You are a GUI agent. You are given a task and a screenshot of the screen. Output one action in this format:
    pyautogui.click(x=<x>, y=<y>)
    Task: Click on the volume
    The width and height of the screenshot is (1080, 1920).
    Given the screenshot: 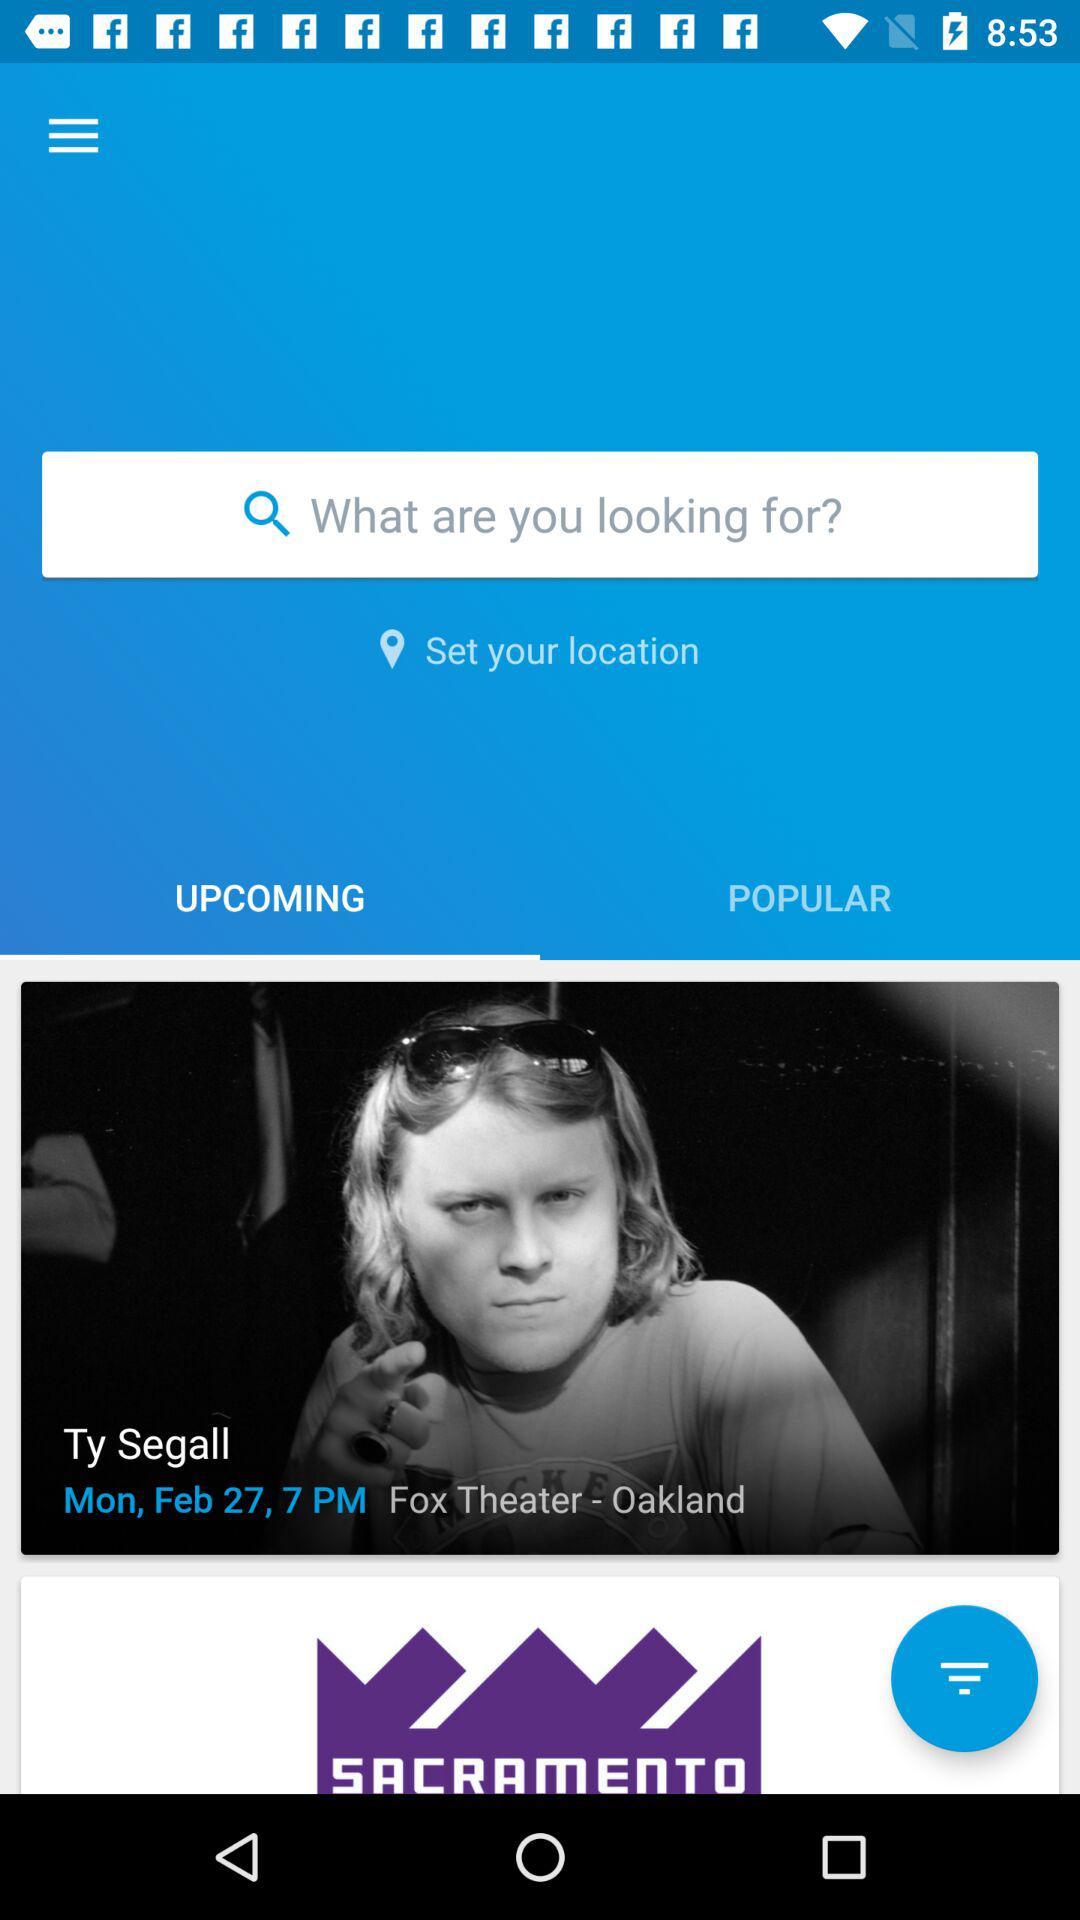 What is the action you would take?
    pyautogui.click(x=963, y=1678)
    